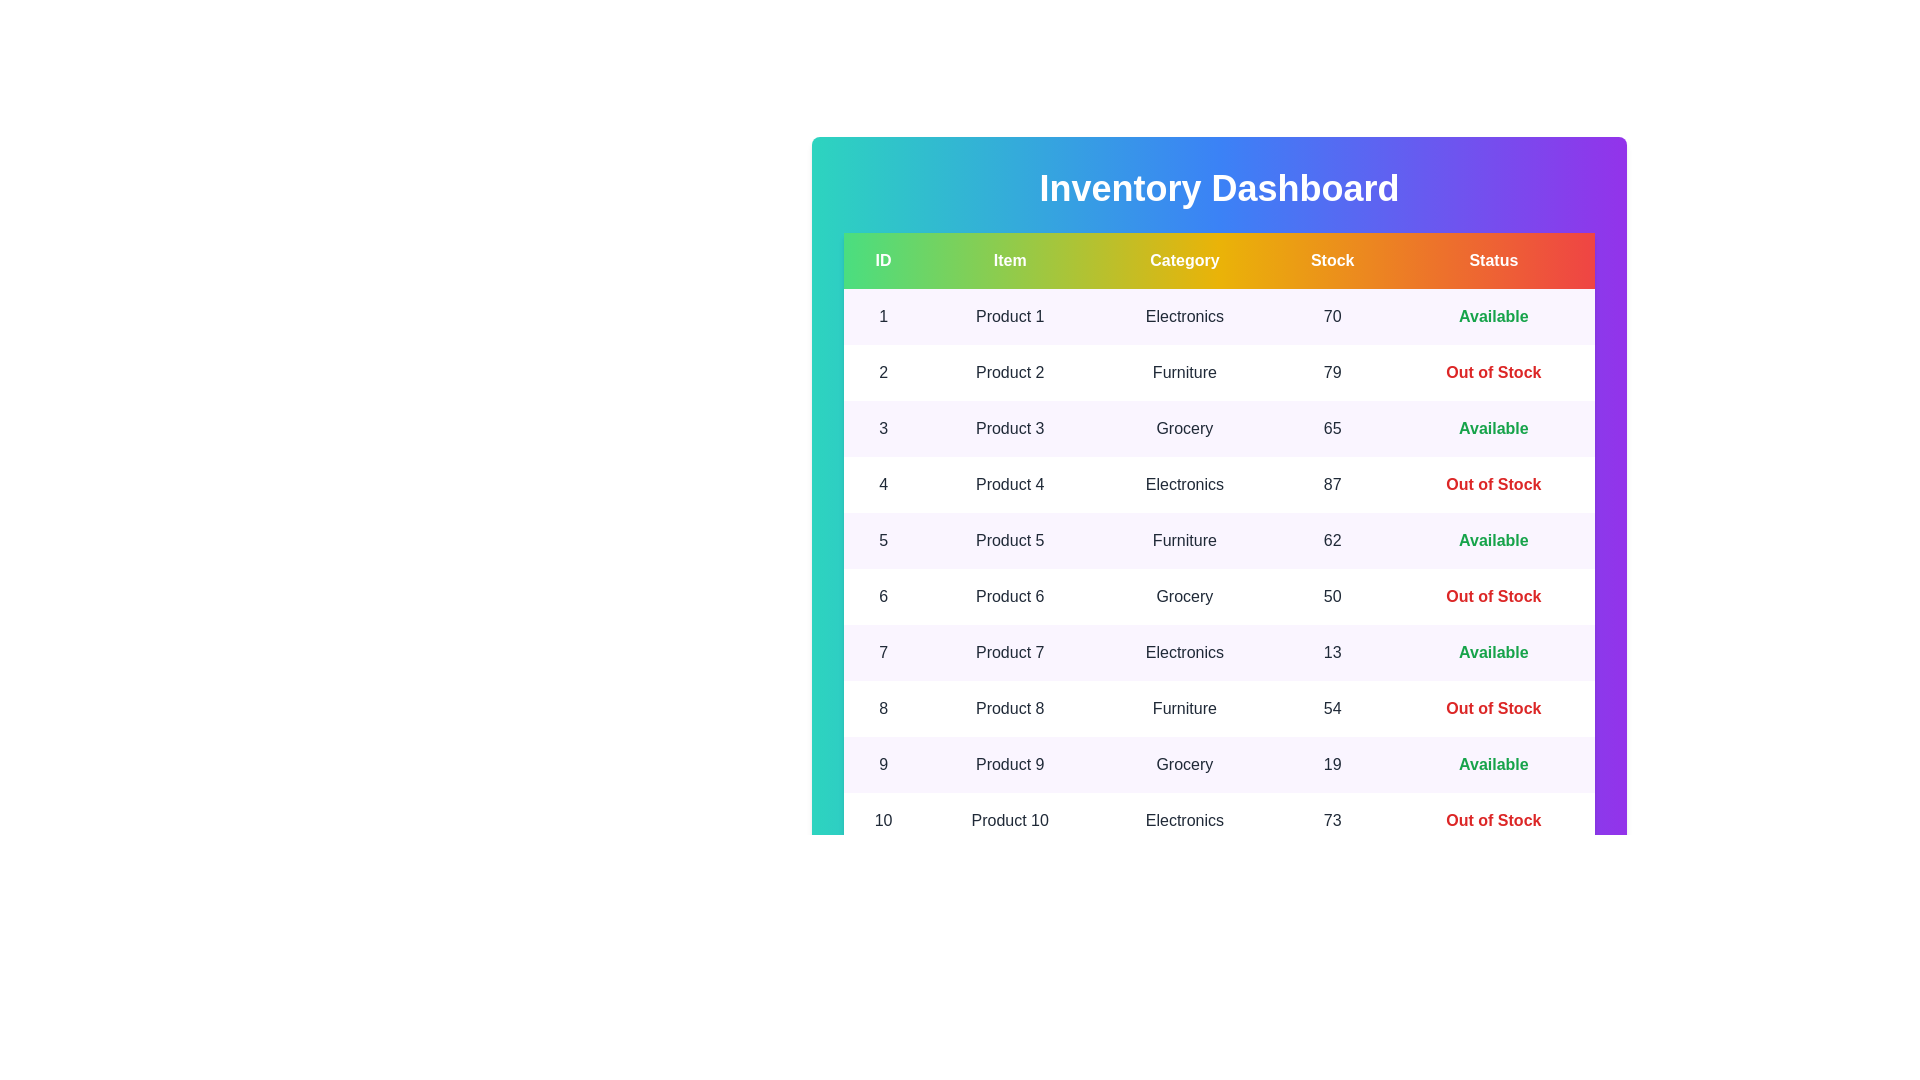  I want to click on the table header ID to sort the table by that column, so click(882, 260).